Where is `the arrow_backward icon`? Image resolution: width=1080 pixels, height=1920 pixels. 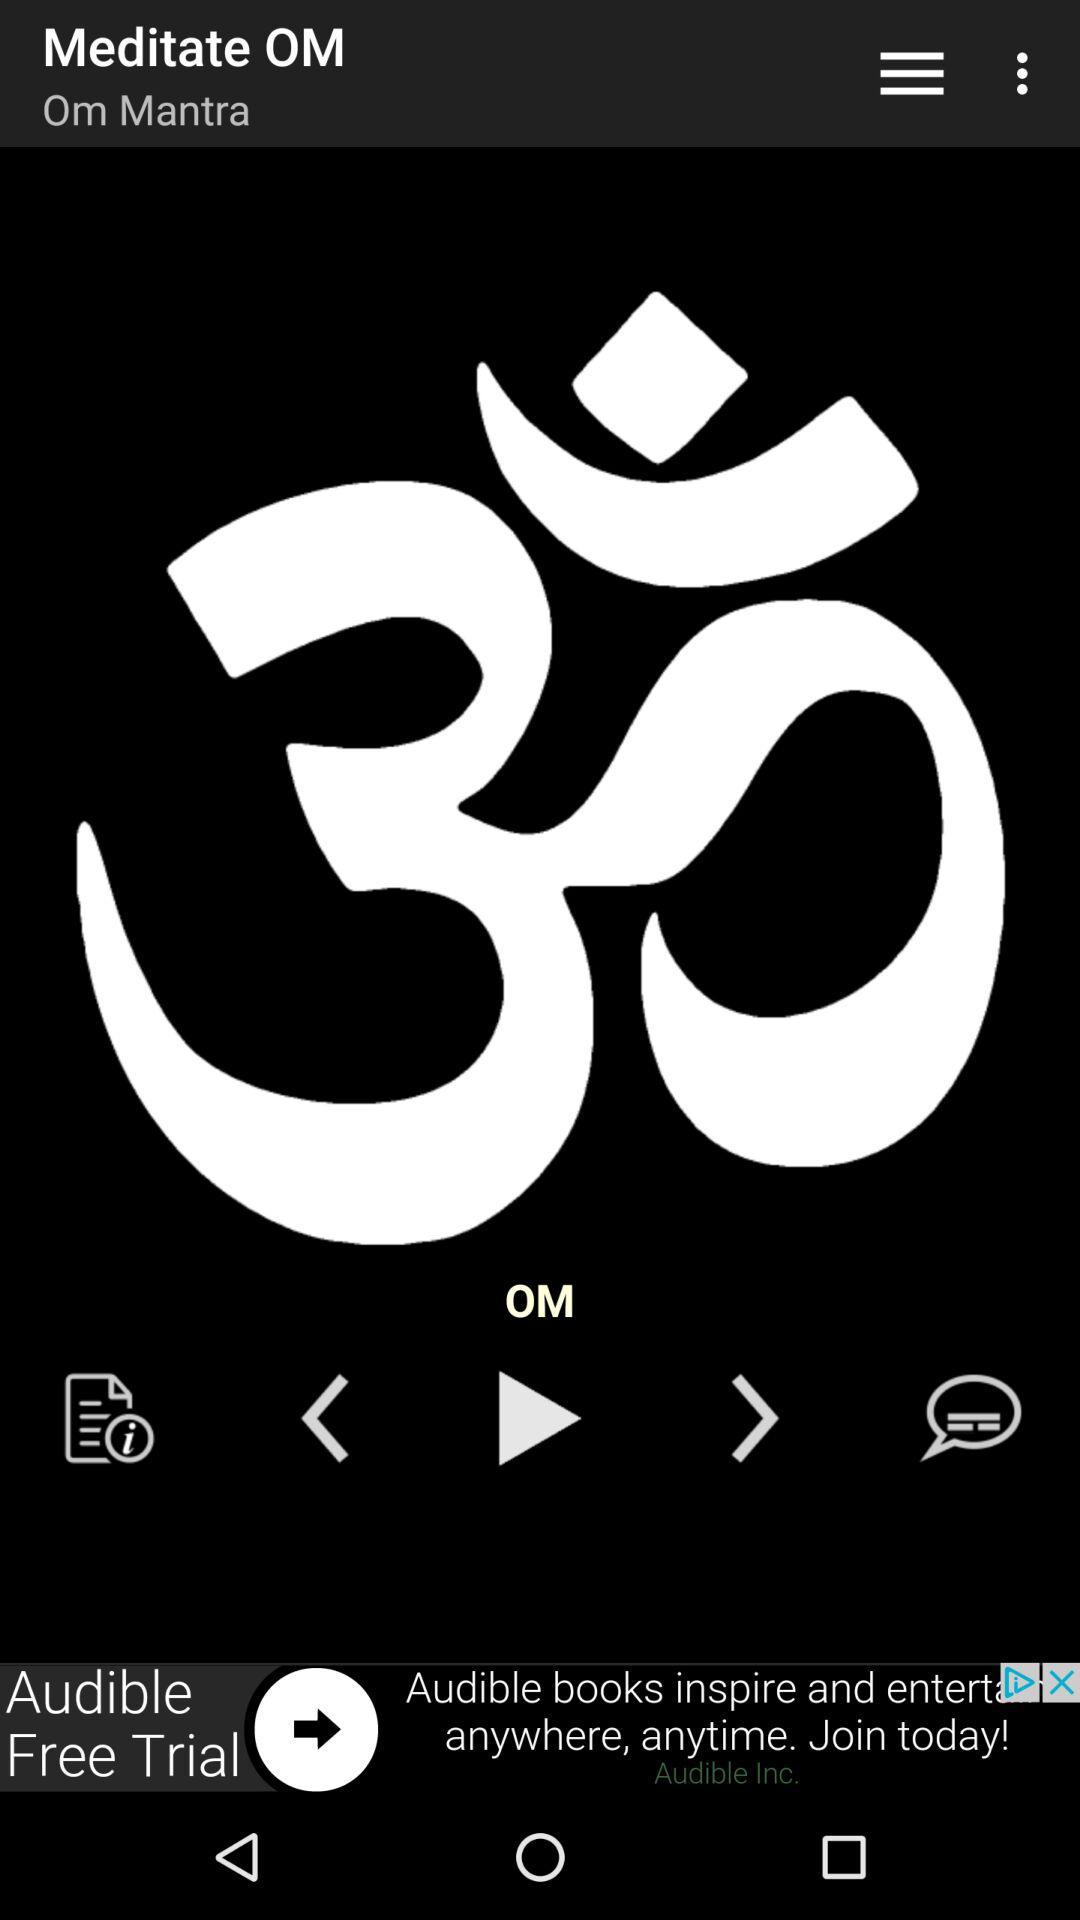 the arrow_backward icon is located at coordinates (323, 1417).